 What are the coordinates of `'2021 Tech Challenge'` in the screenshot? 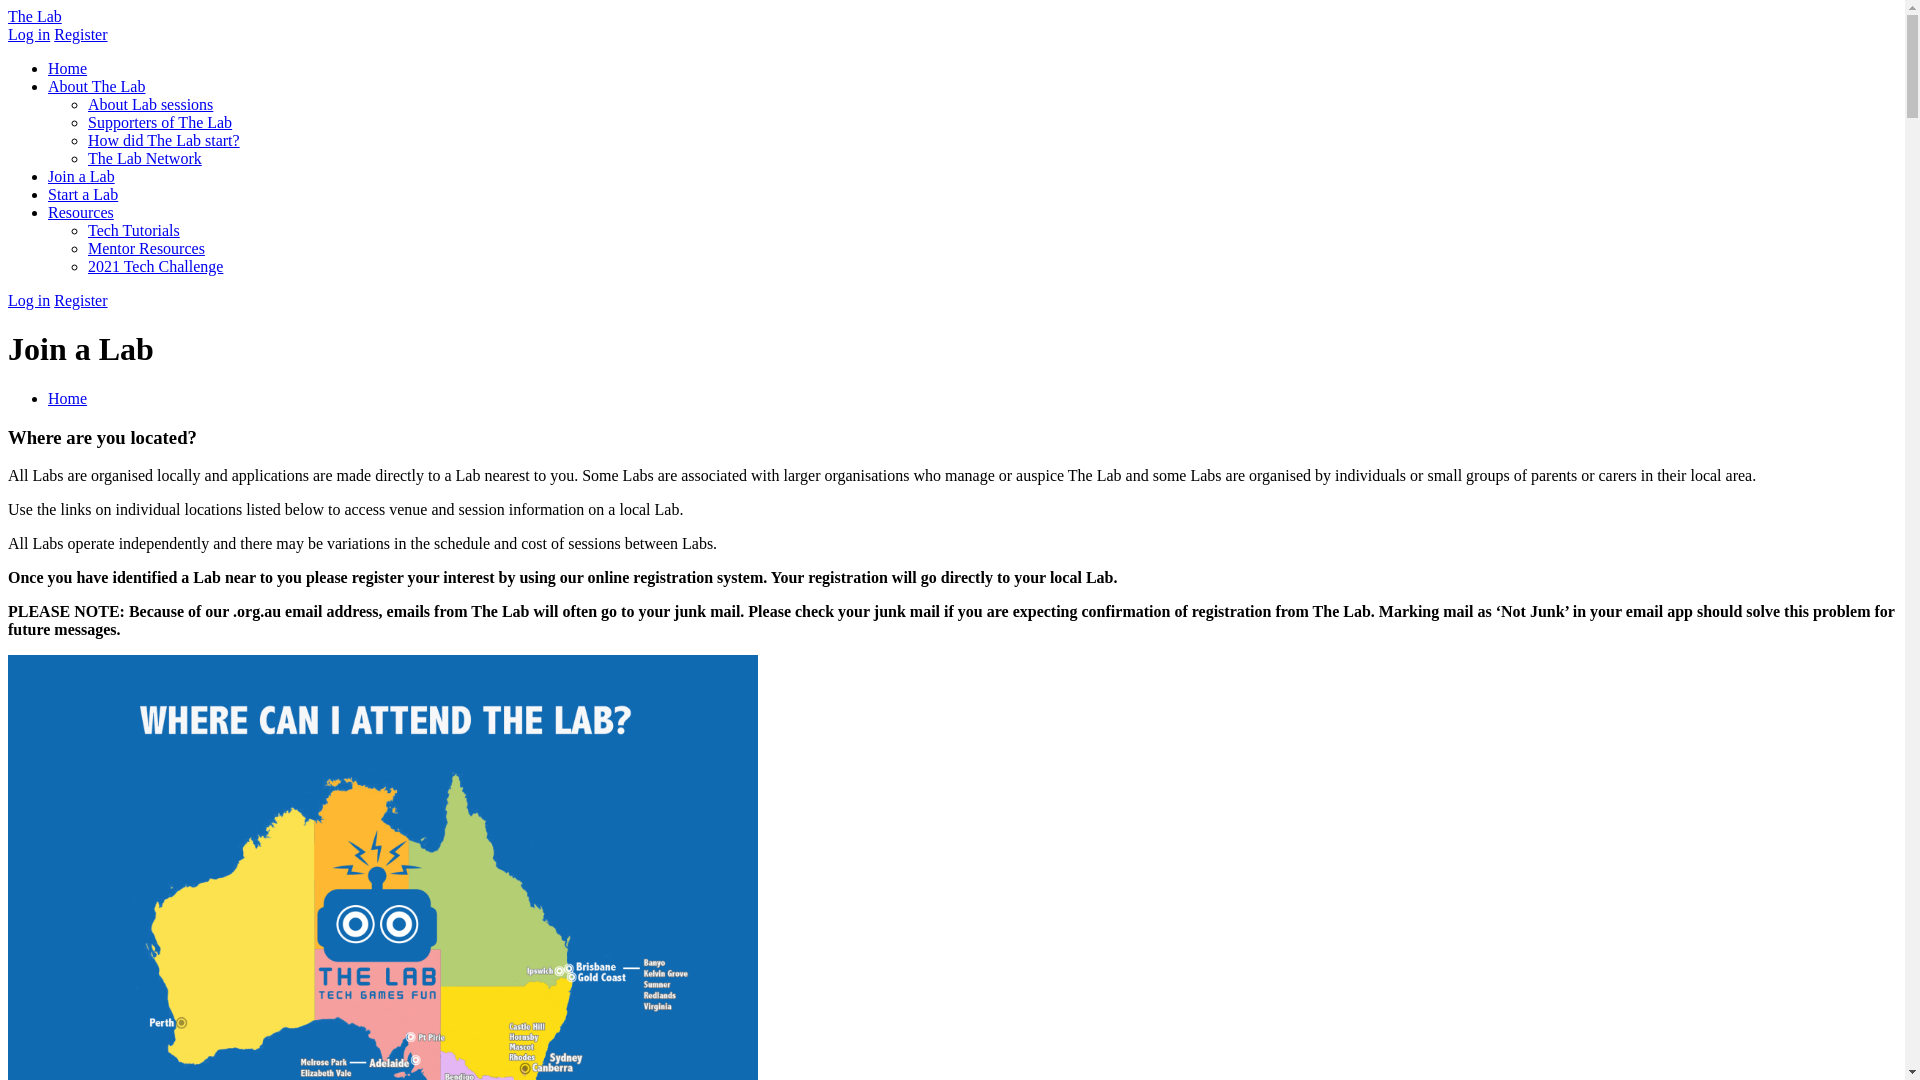 It's located at (154, 265).